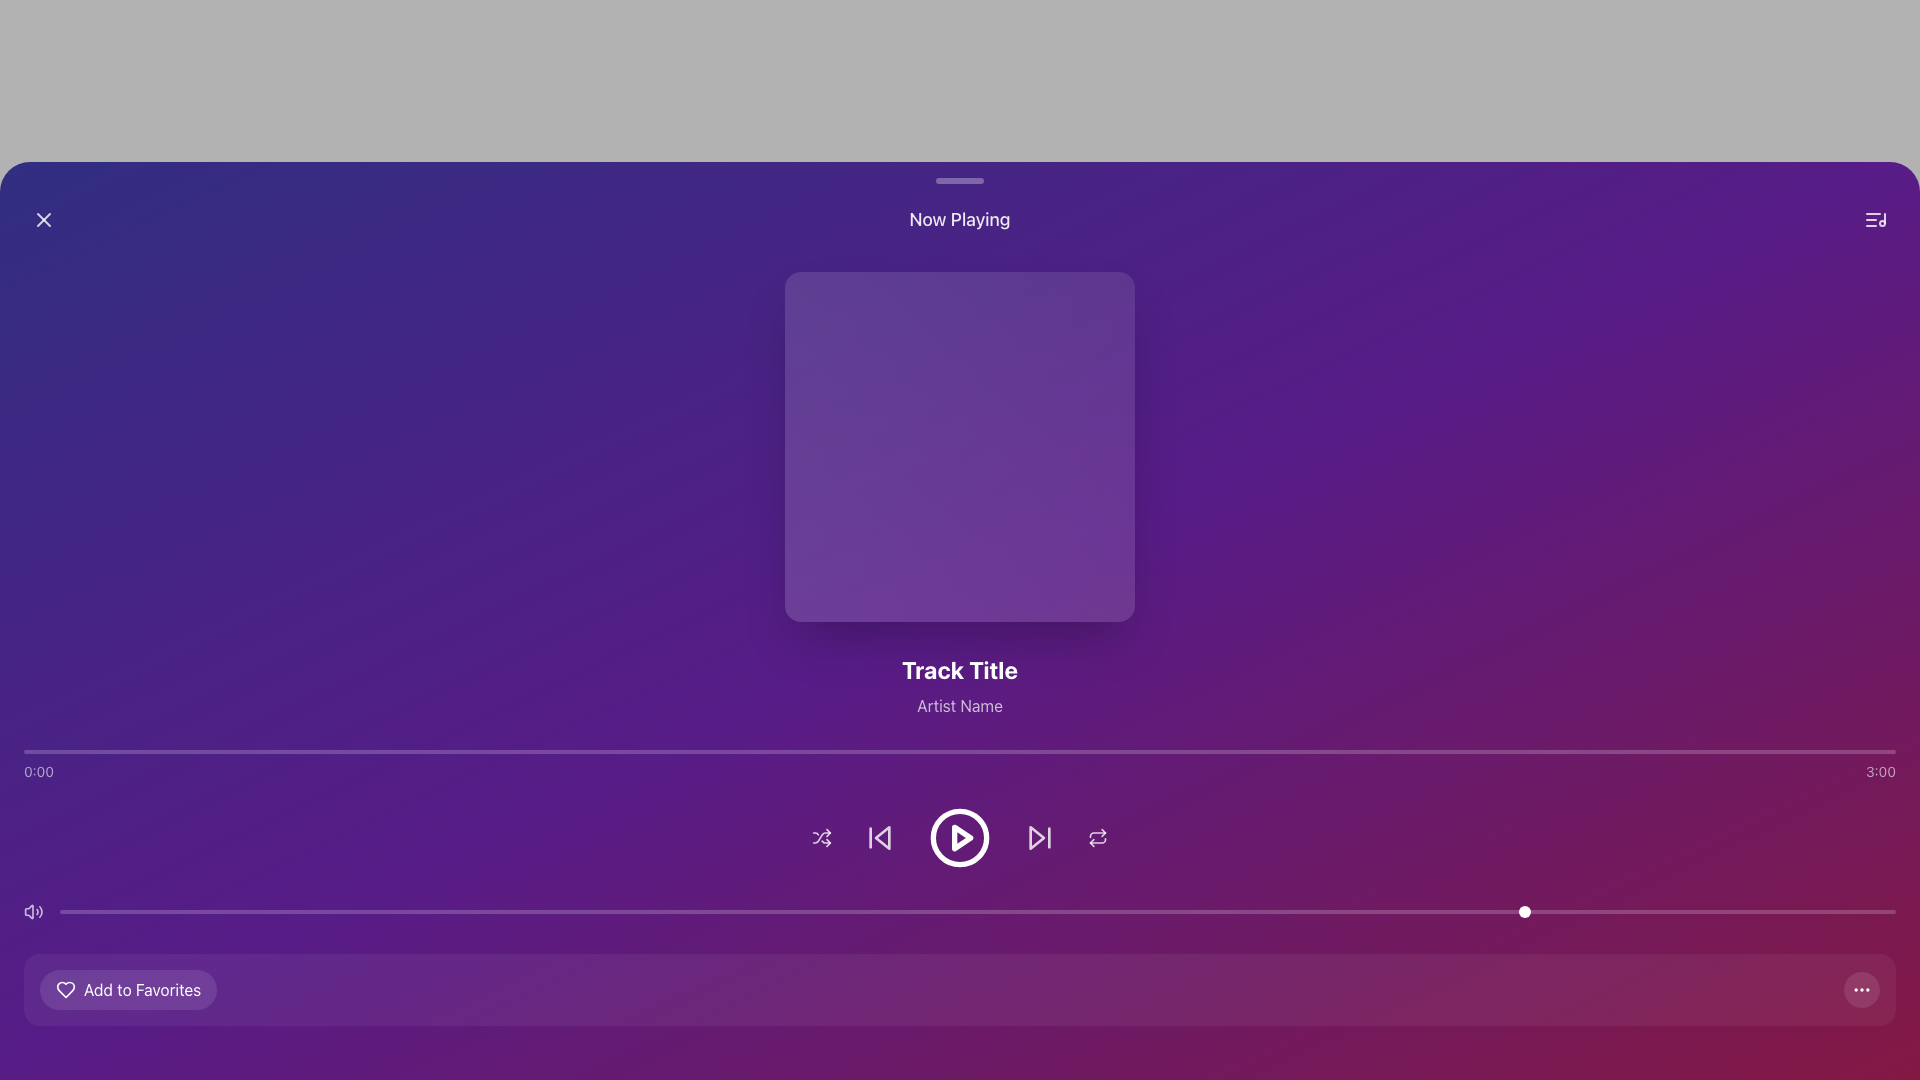  Describe the element at coordinates (881, 837) in the screenshot. I see `the skip backward button, which is a triangular element located to the immediate left of the central circular play button in the media control icons at the bottom center of the interface` at that location.